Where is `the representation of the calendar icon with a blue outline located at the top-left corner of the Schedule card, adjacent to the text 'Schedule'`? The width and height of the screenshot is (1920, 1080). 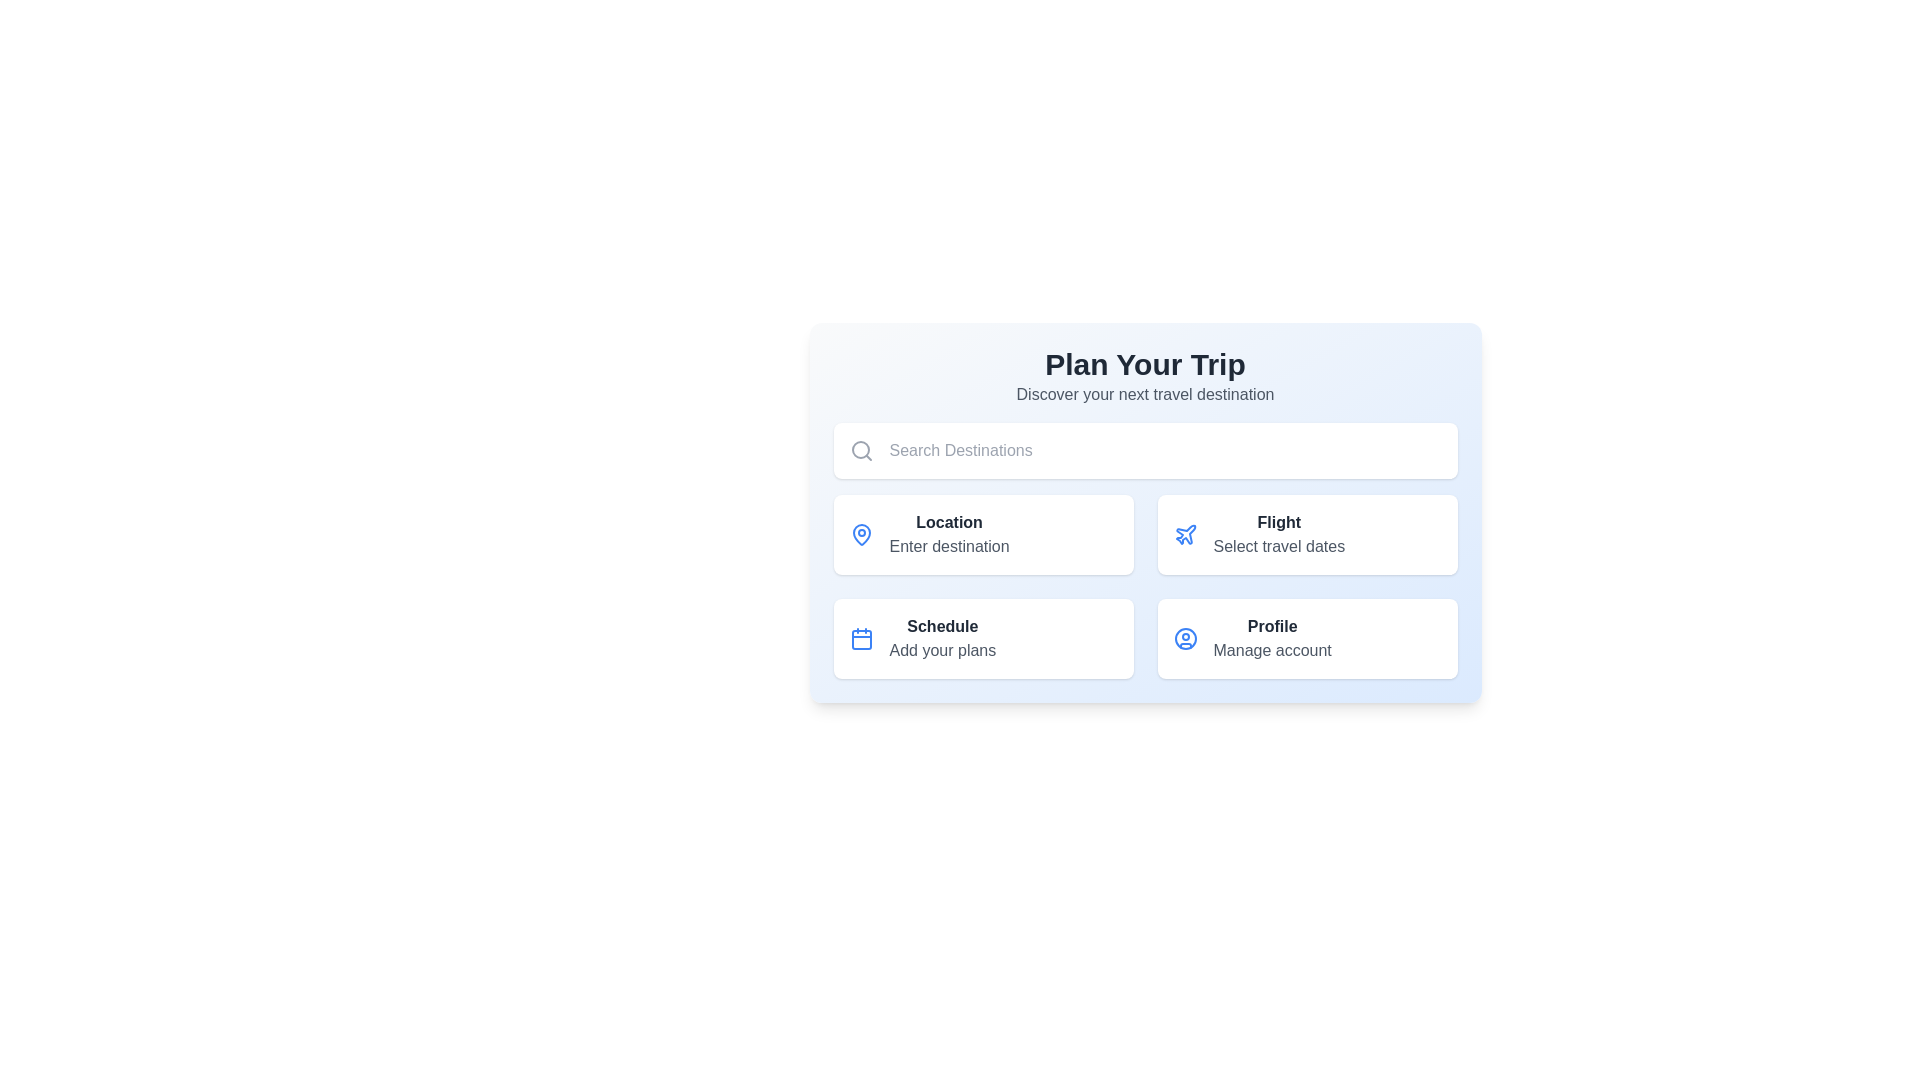
the representation of the calendar icon with a blue outline located at the top-left corner of the Schedule card, adjacent to the text 'Schedule' is located at coordinates (861, 639).